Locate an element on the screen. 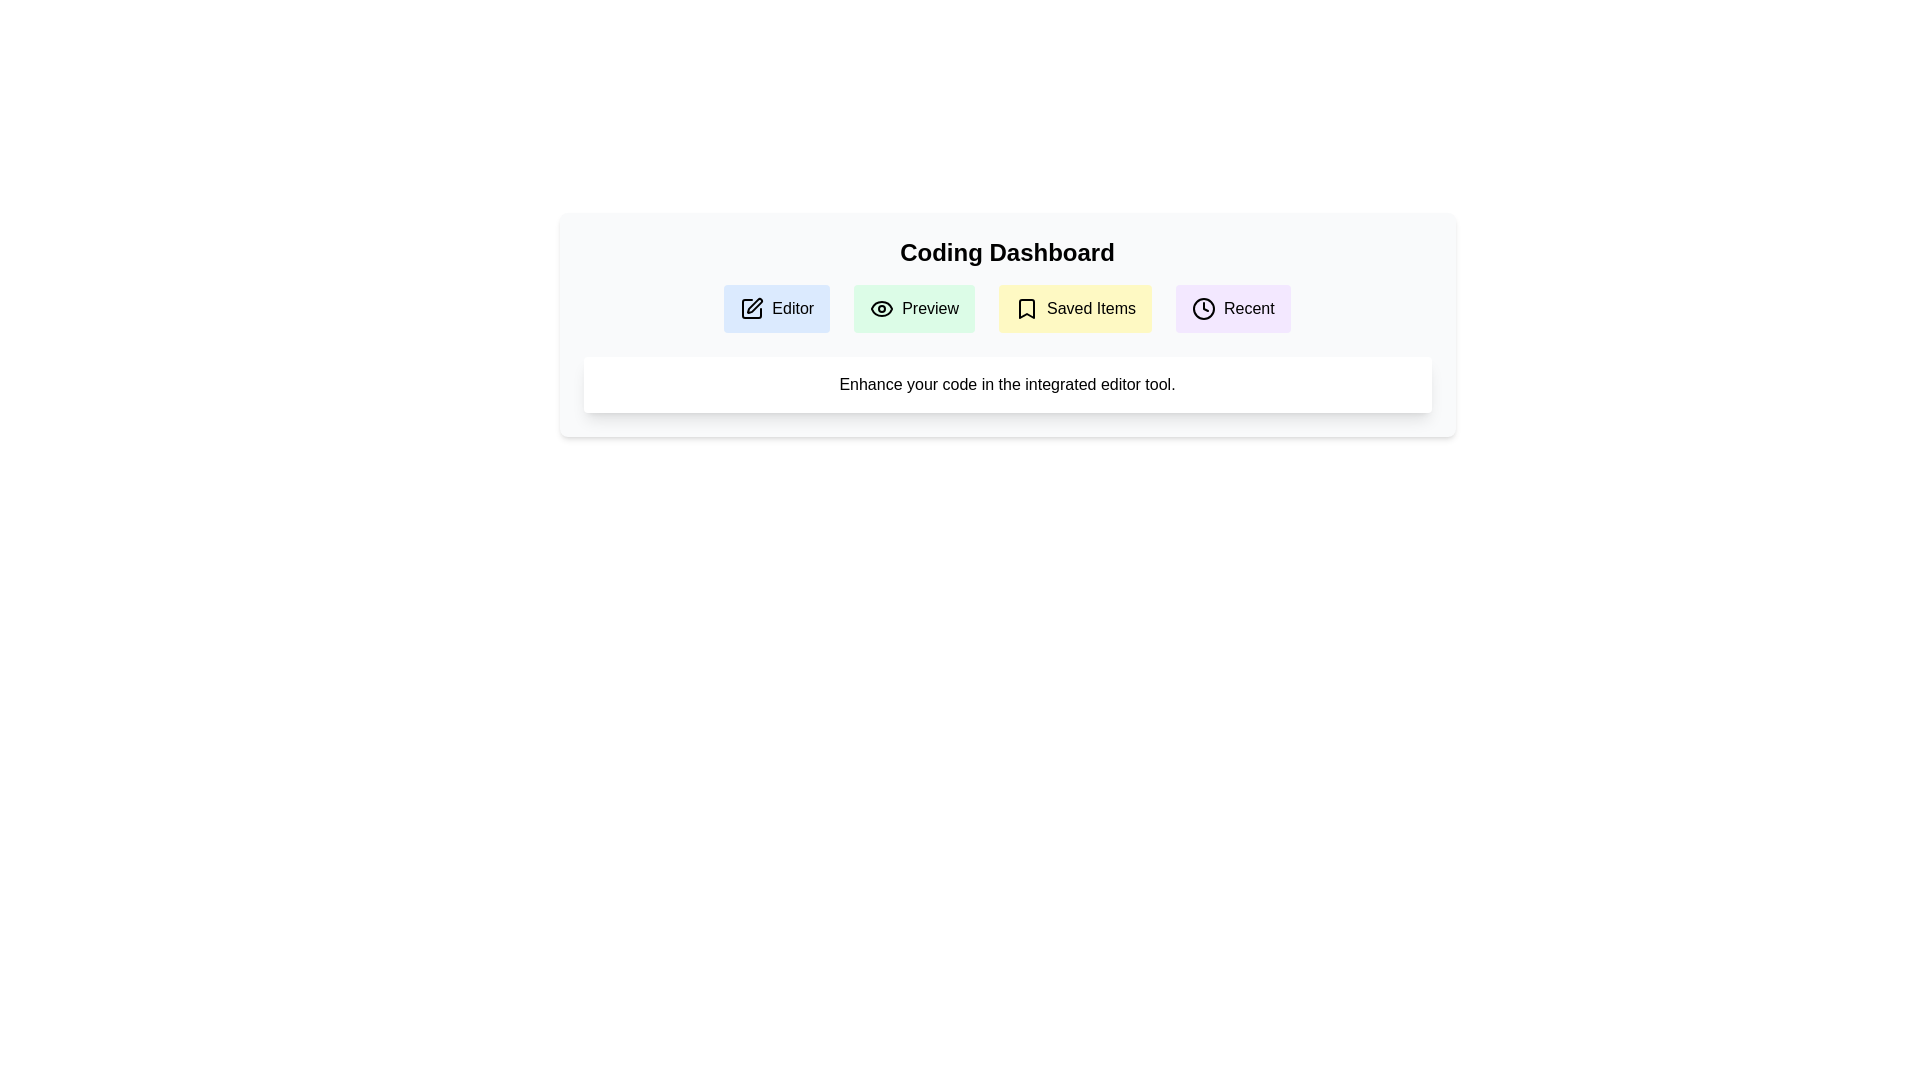 Image resolution: width=1920 pixels, height=1080 pixels. the pen tip graphic element located at the top right of the square-and-pen icon to get details about it is located at coordinates (754, 305).